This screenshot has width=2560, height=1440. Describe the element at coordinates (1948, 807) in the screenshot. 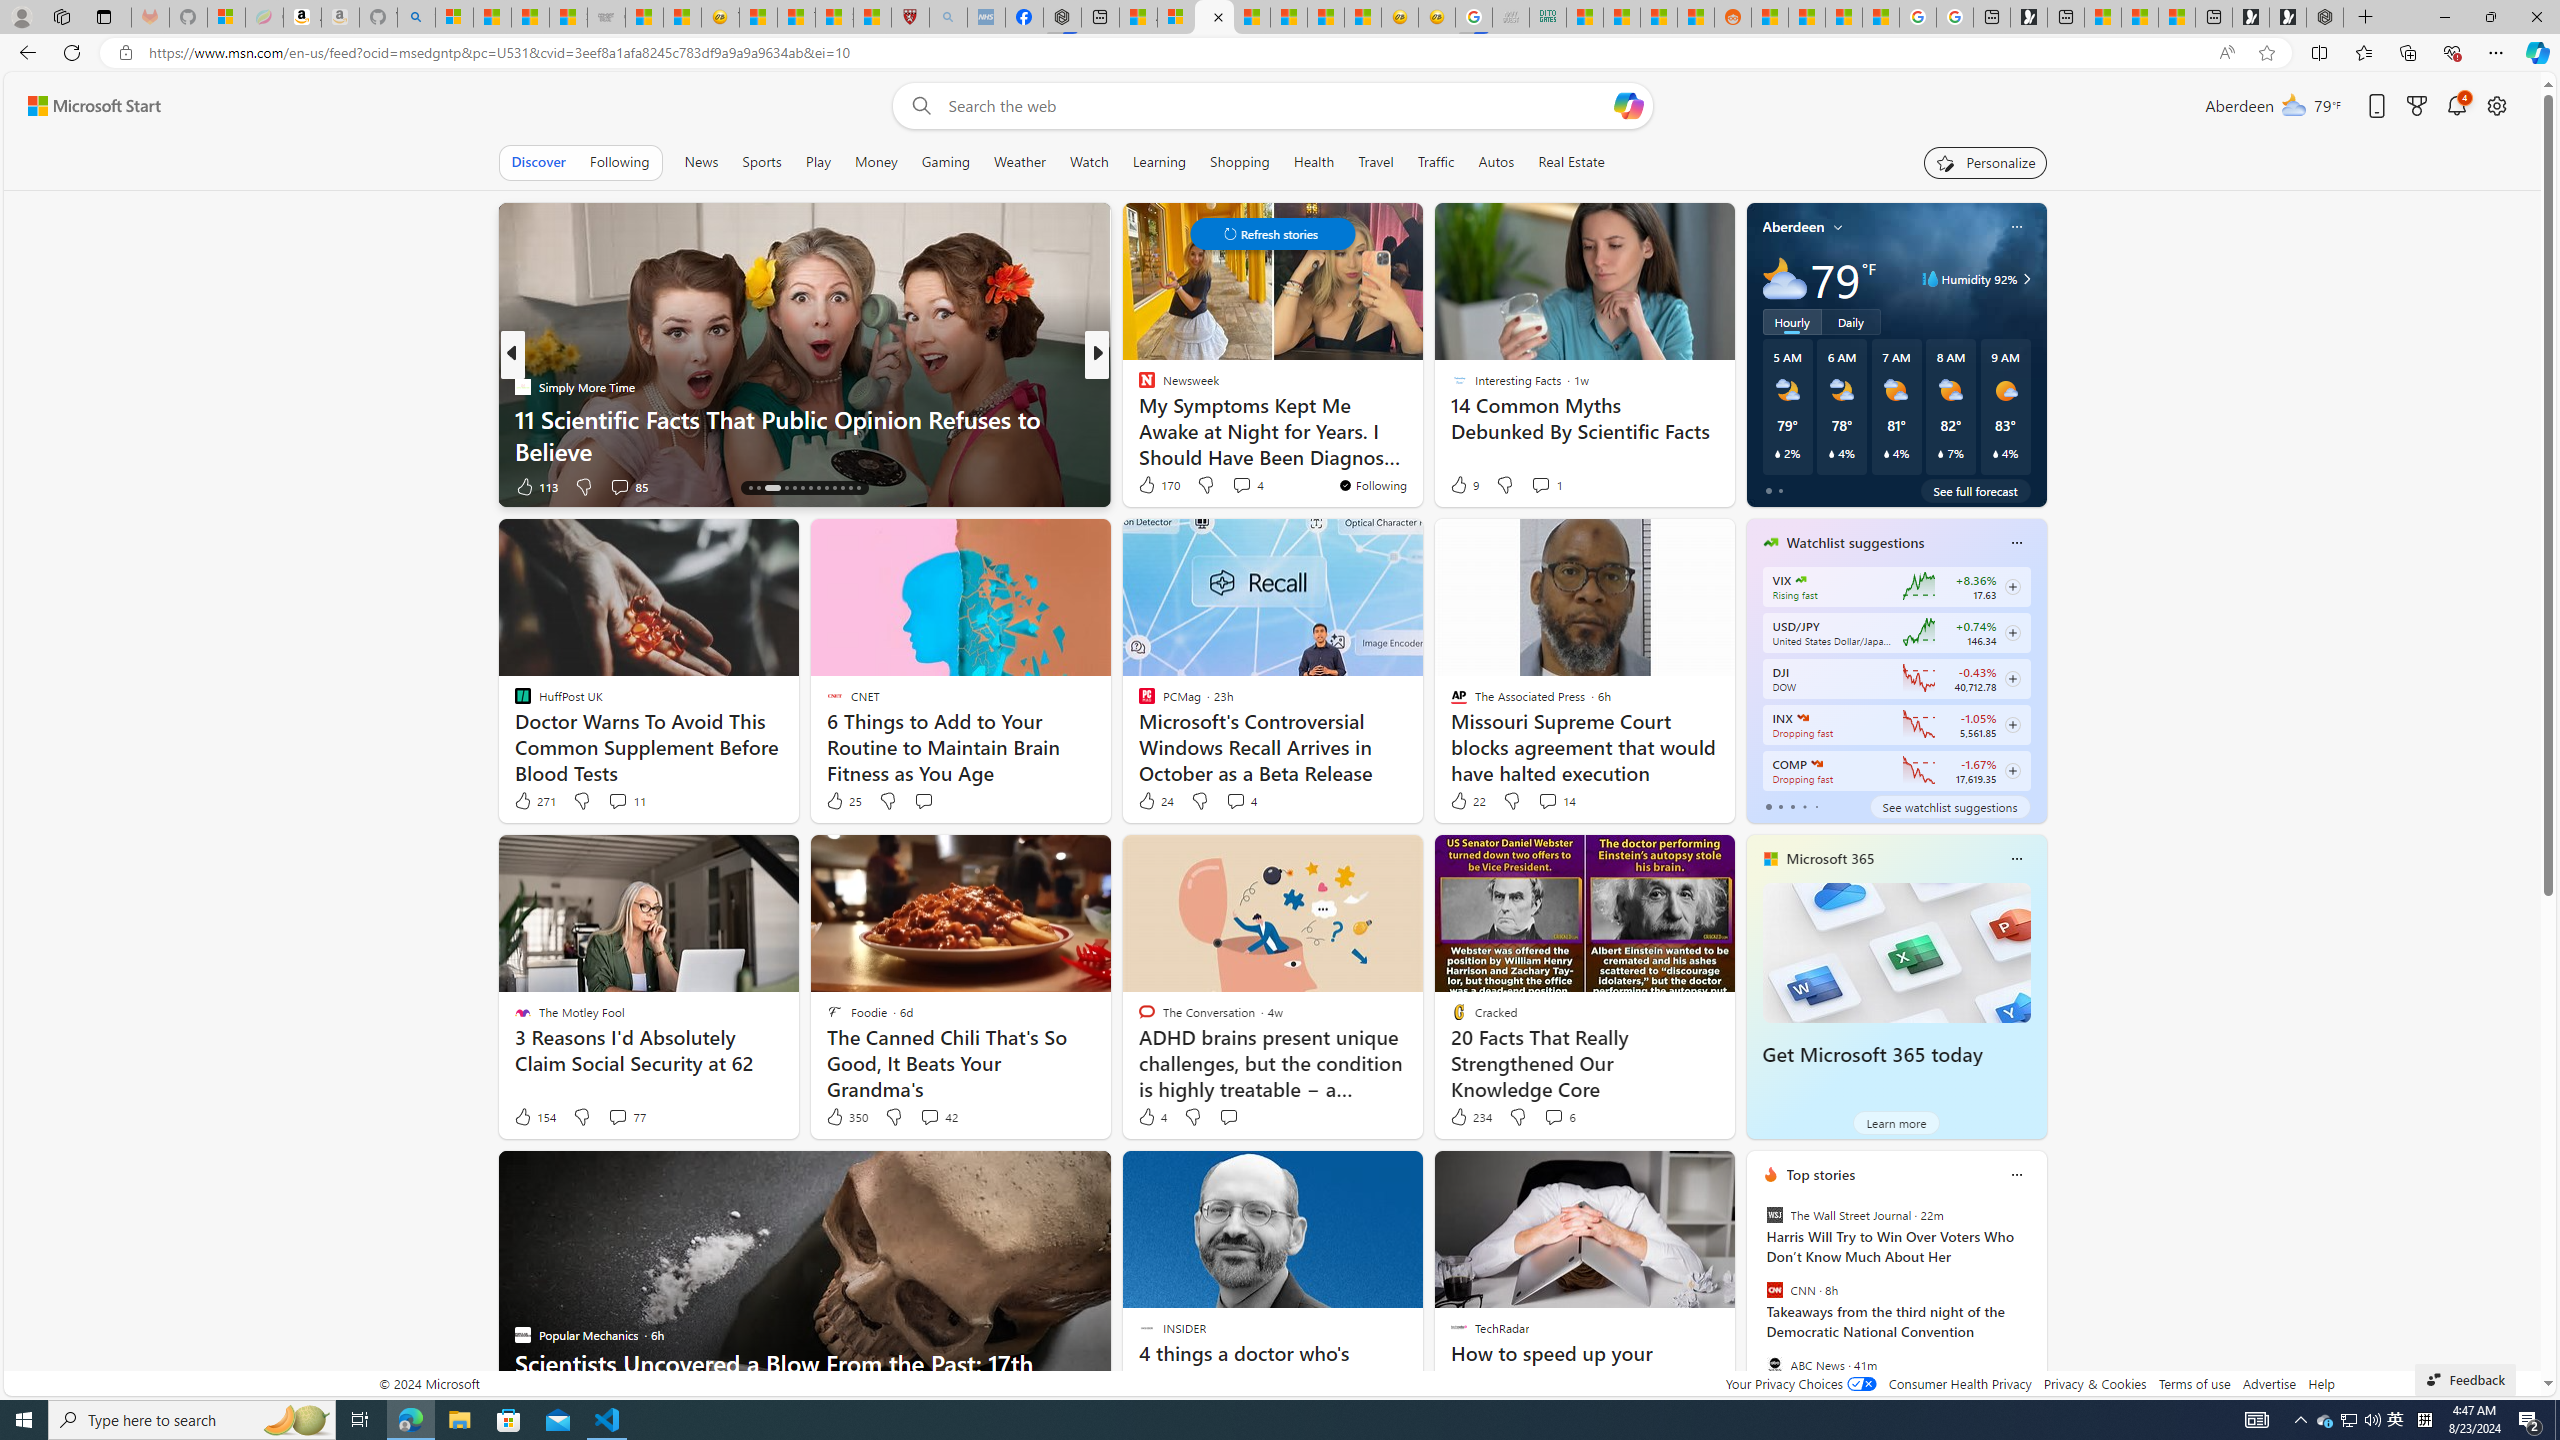

I see `'See watchlist suggestions'` at that location.